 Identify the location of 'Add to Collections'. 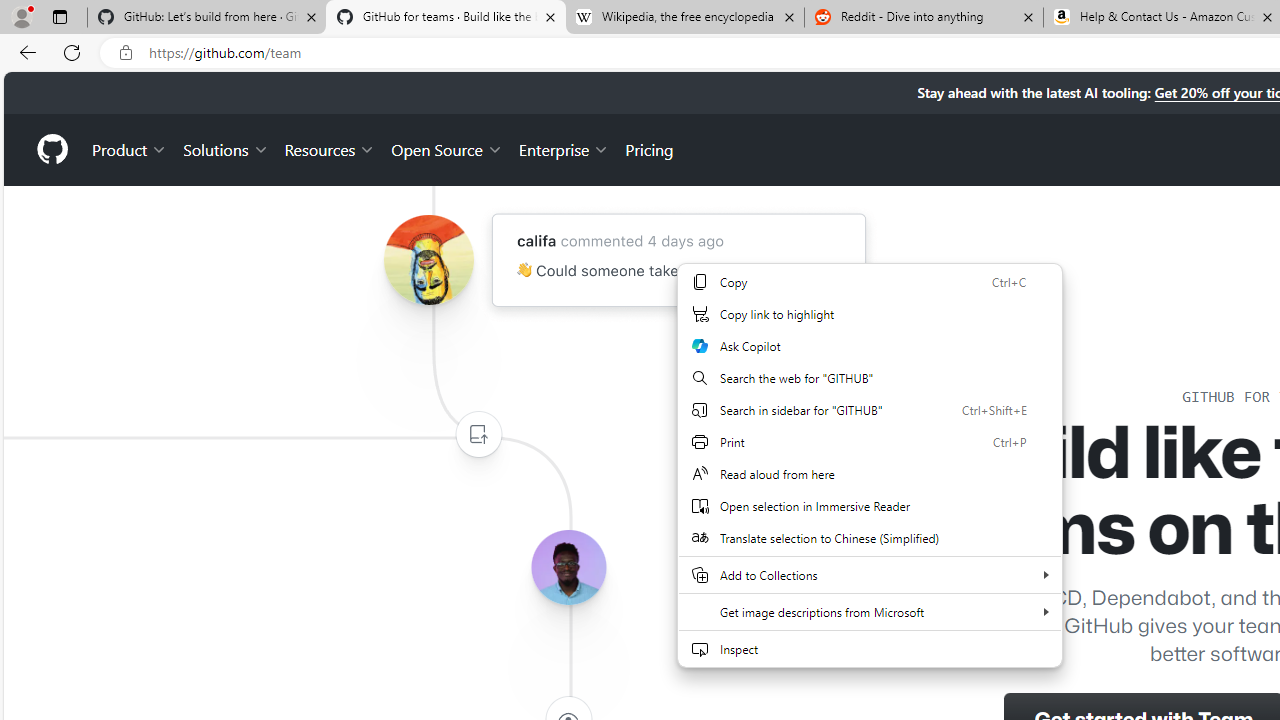
(870, 574).